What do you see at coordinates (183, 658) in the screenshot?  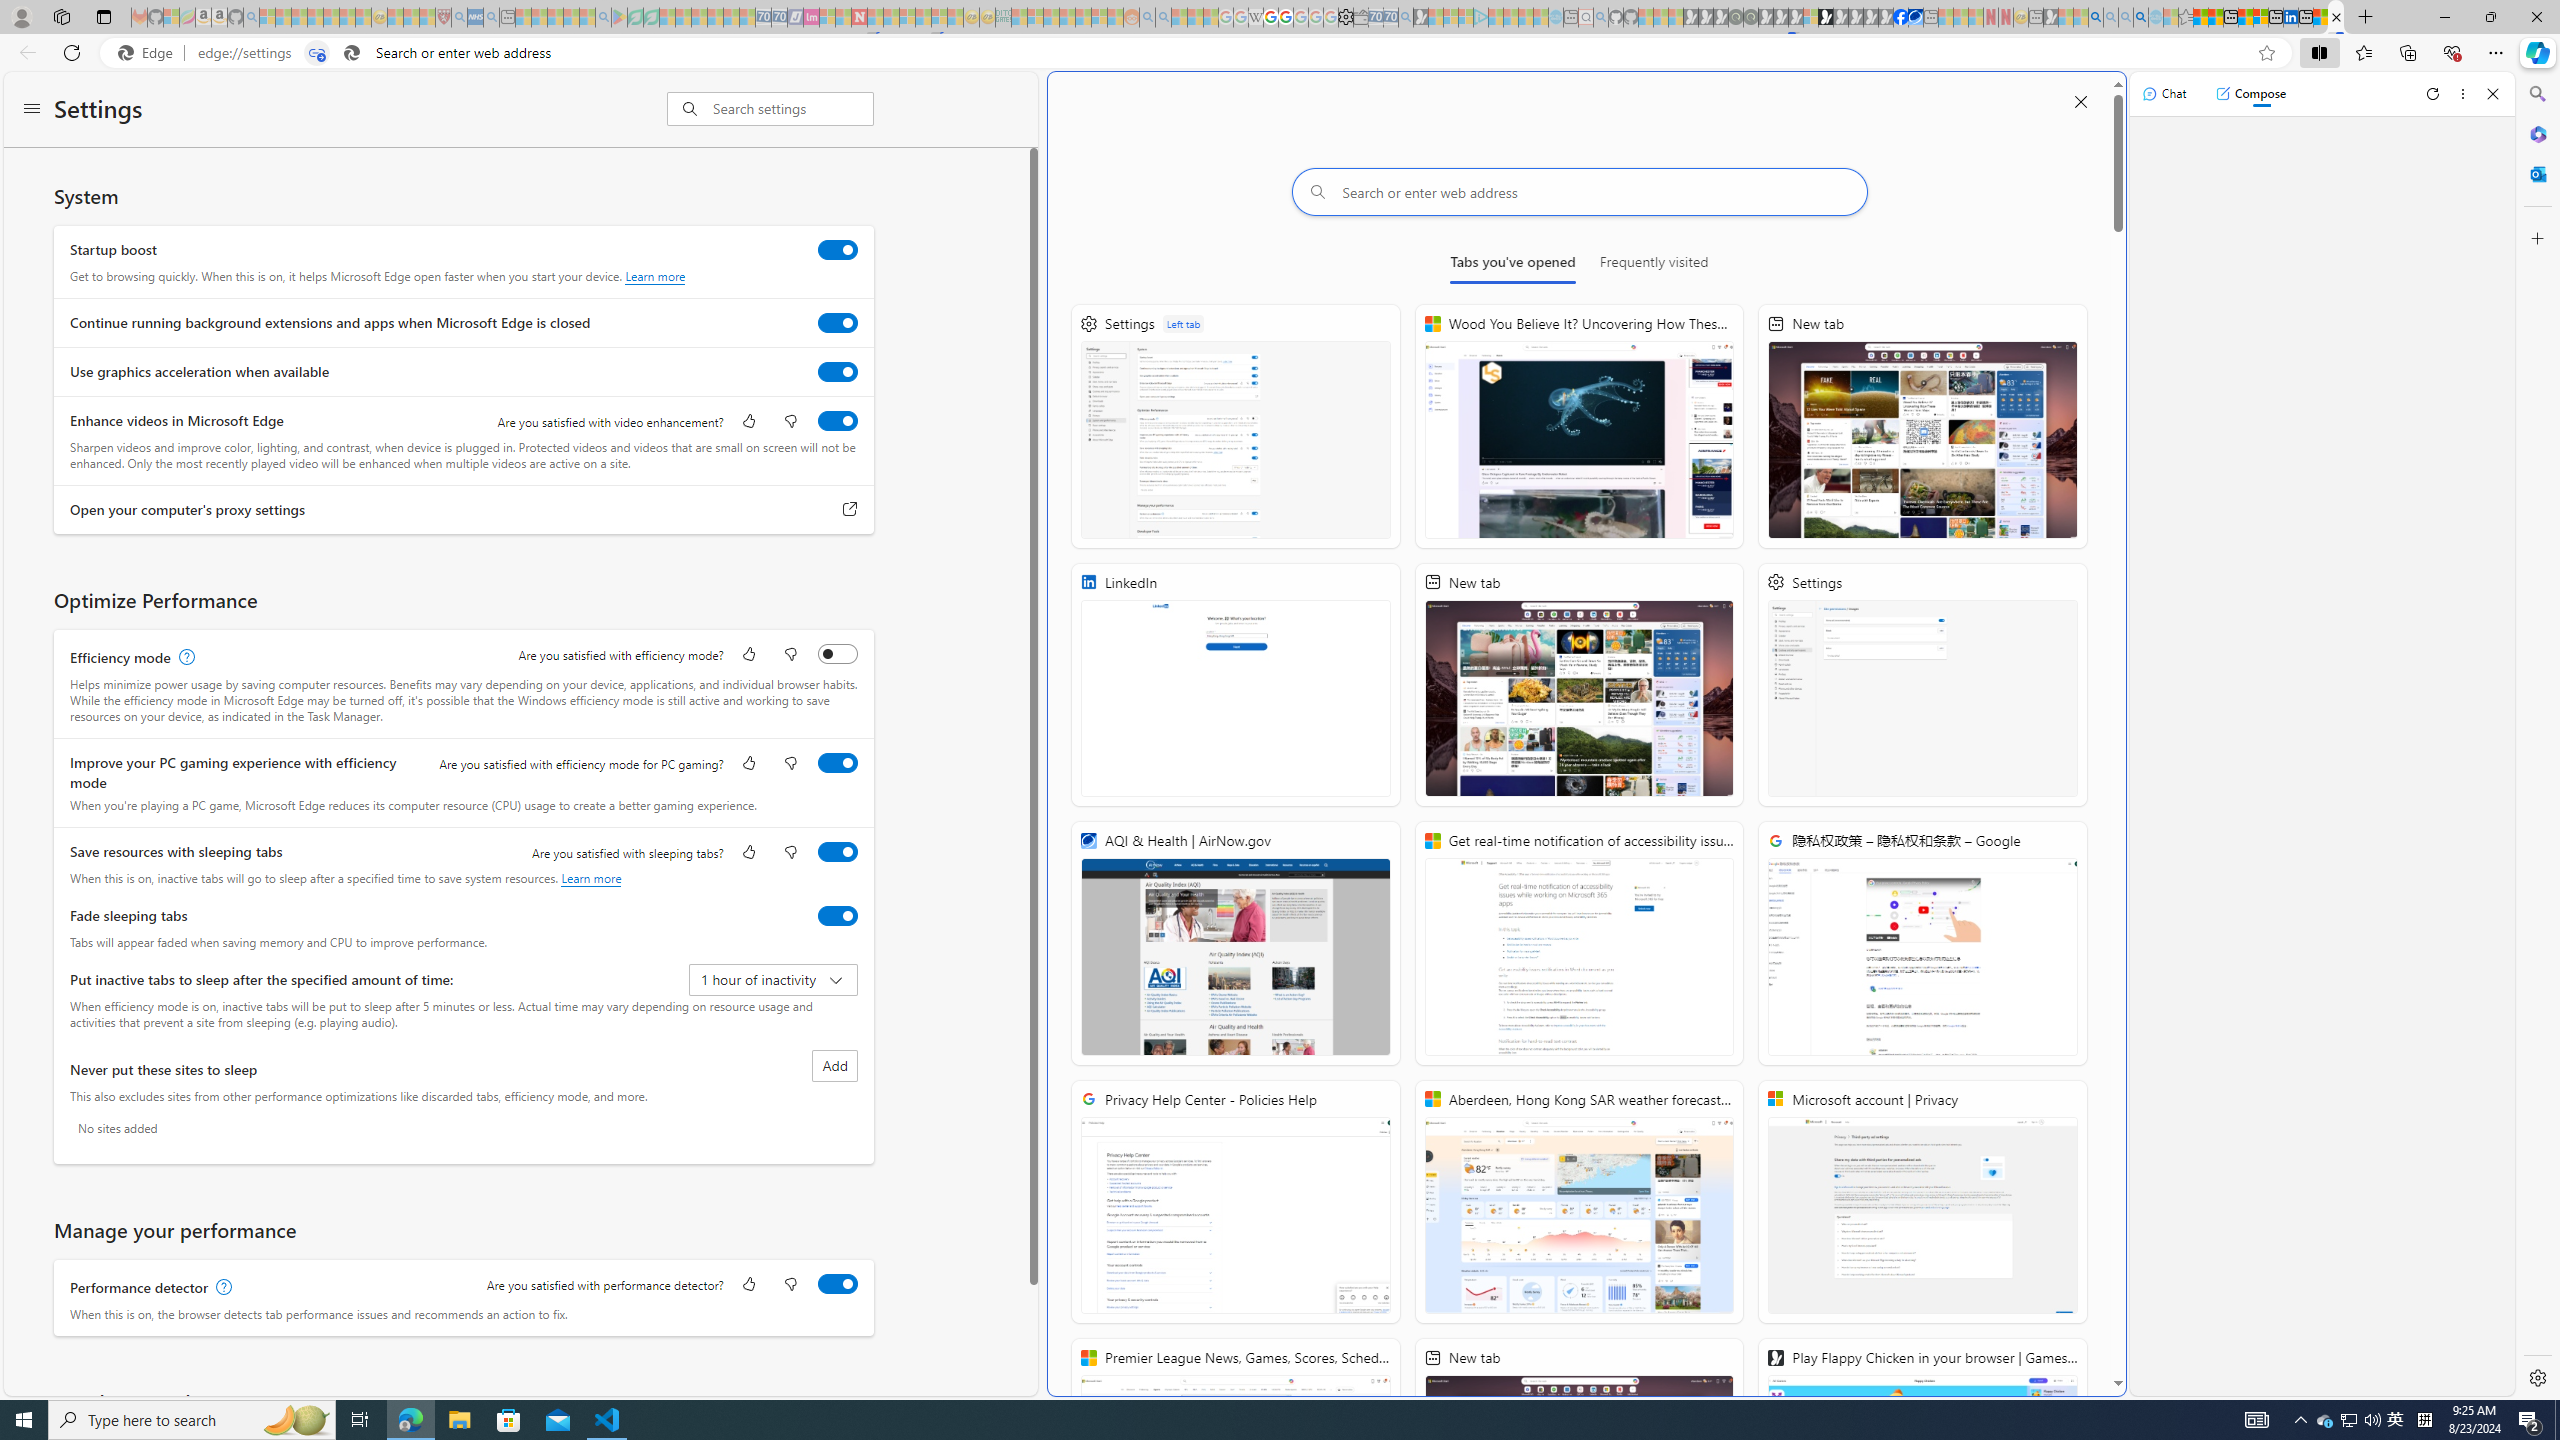 I see `'Efficiency mode, learn more'` at bounding box center [183, 658].